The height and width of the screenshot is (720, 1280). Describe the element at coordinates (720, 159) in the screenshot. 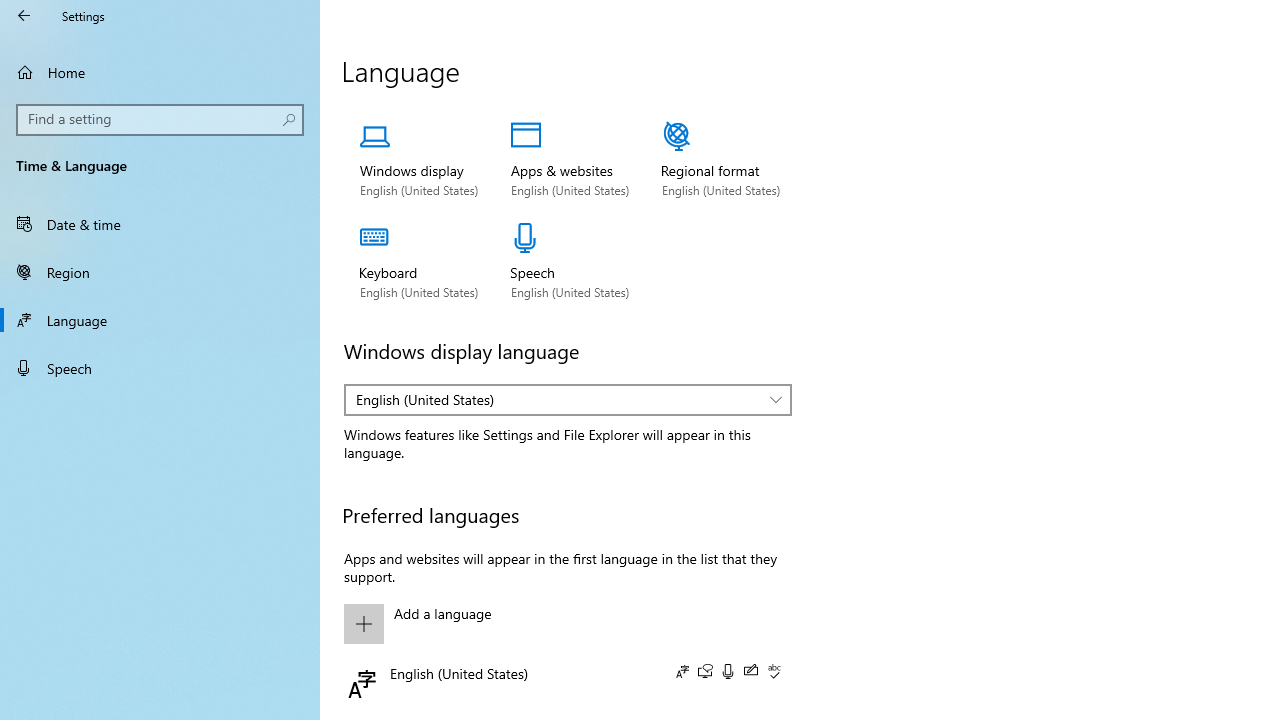

I see `'Manage regional format language'` at that location.